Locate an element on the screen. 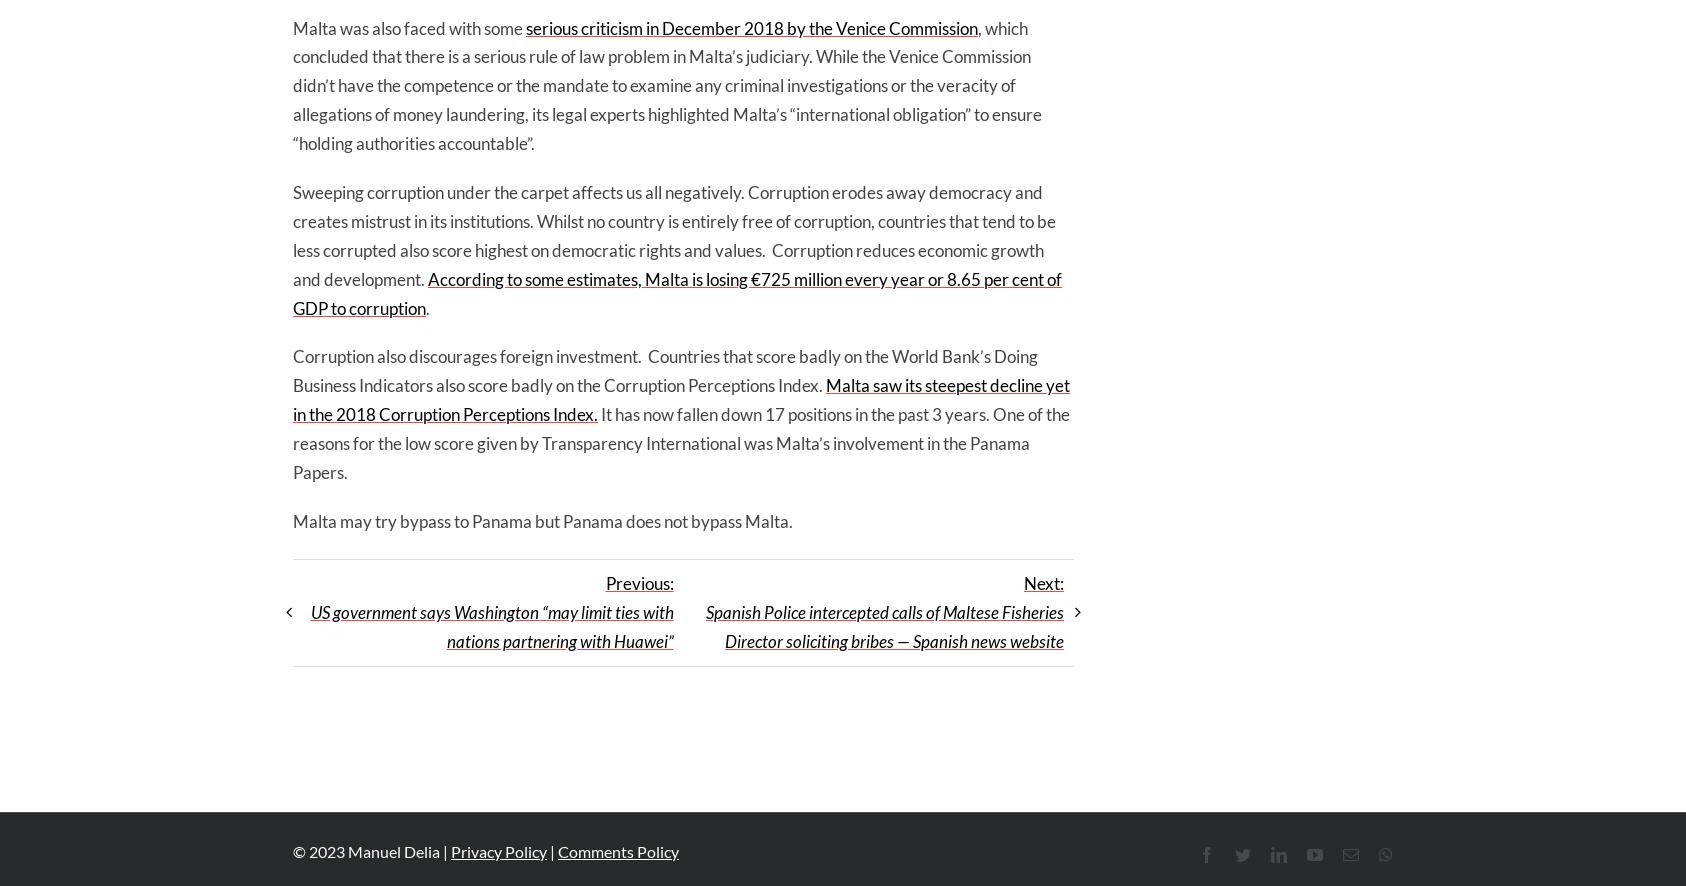  'According to some estimates, Malta is losing €725 million every year or 8.65 per cent of GDP to corruption' is located at coordinates (676, 293).